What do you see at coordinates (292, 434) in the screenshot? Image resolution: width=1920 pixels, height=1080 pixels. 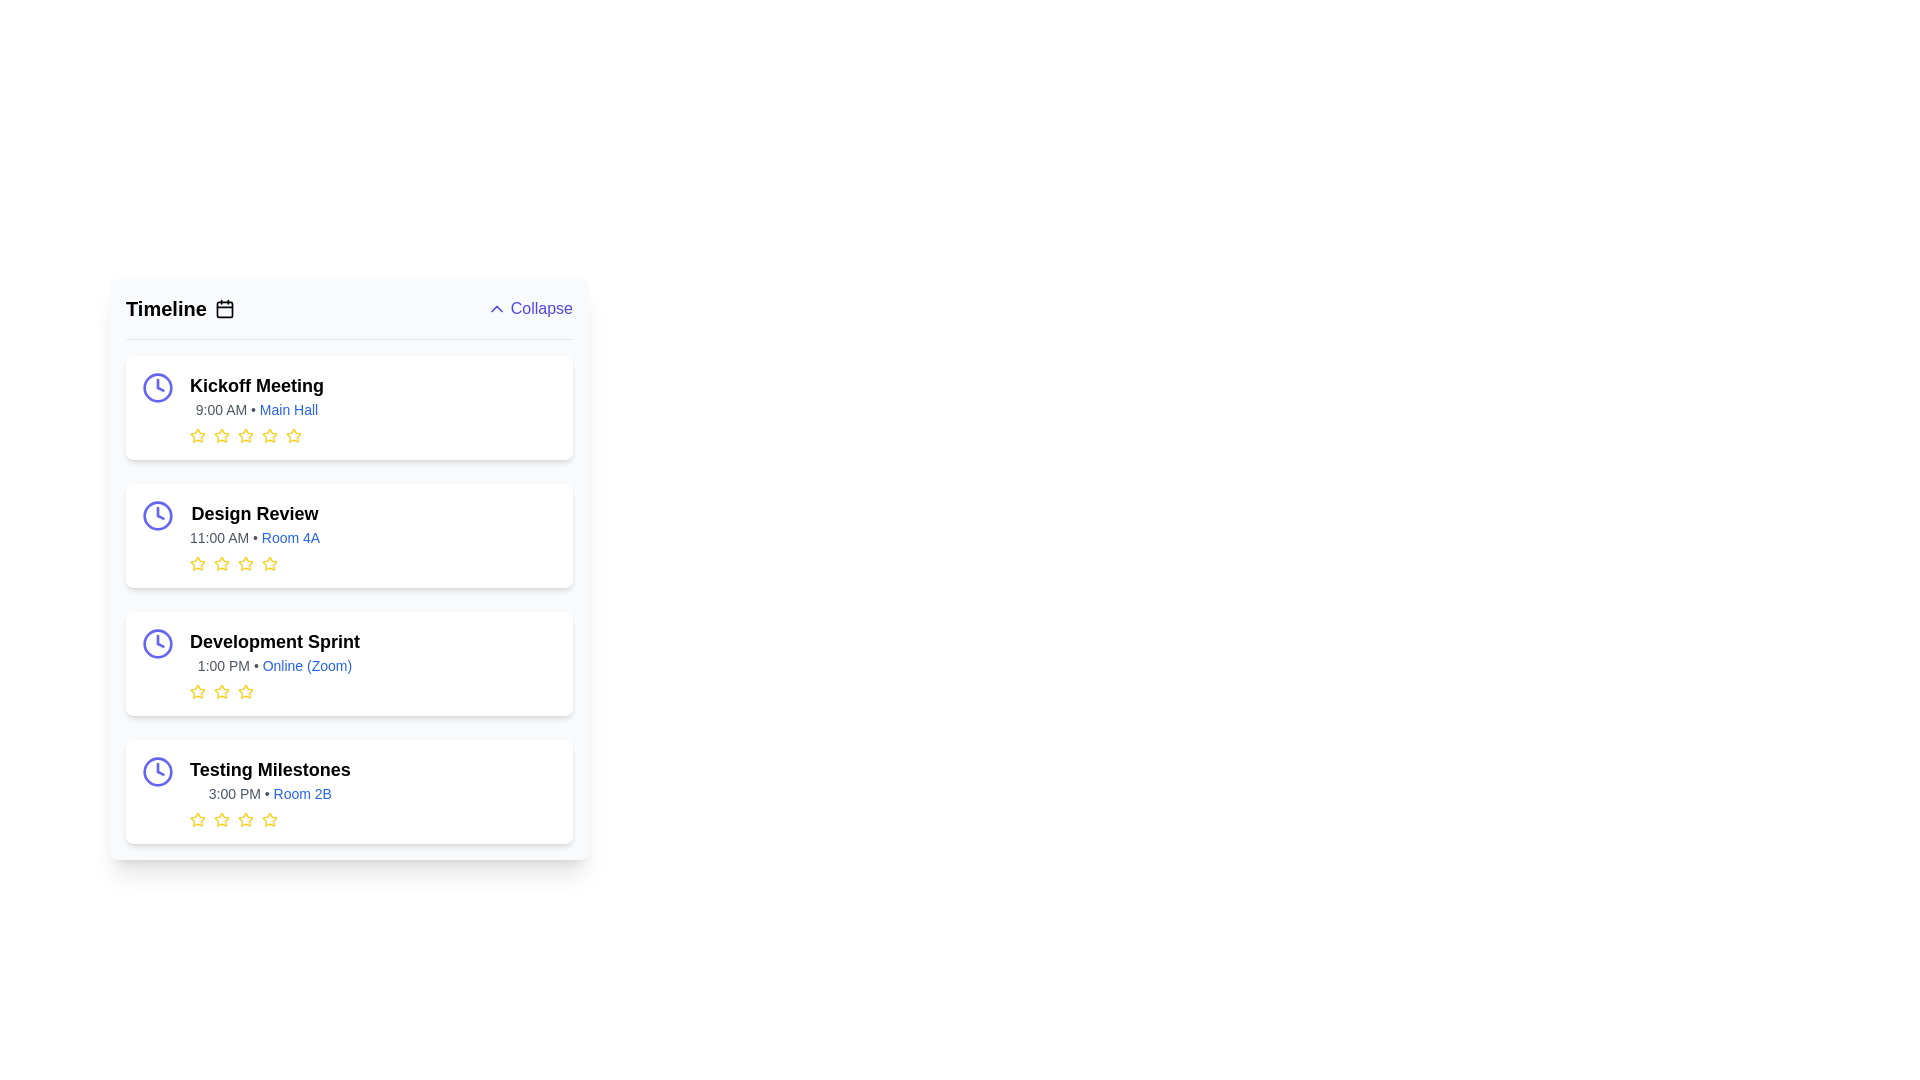 I see `the fifth star icon in the rating system within the 'Kickoff Meeting' card` at bounding box center [292, 434].